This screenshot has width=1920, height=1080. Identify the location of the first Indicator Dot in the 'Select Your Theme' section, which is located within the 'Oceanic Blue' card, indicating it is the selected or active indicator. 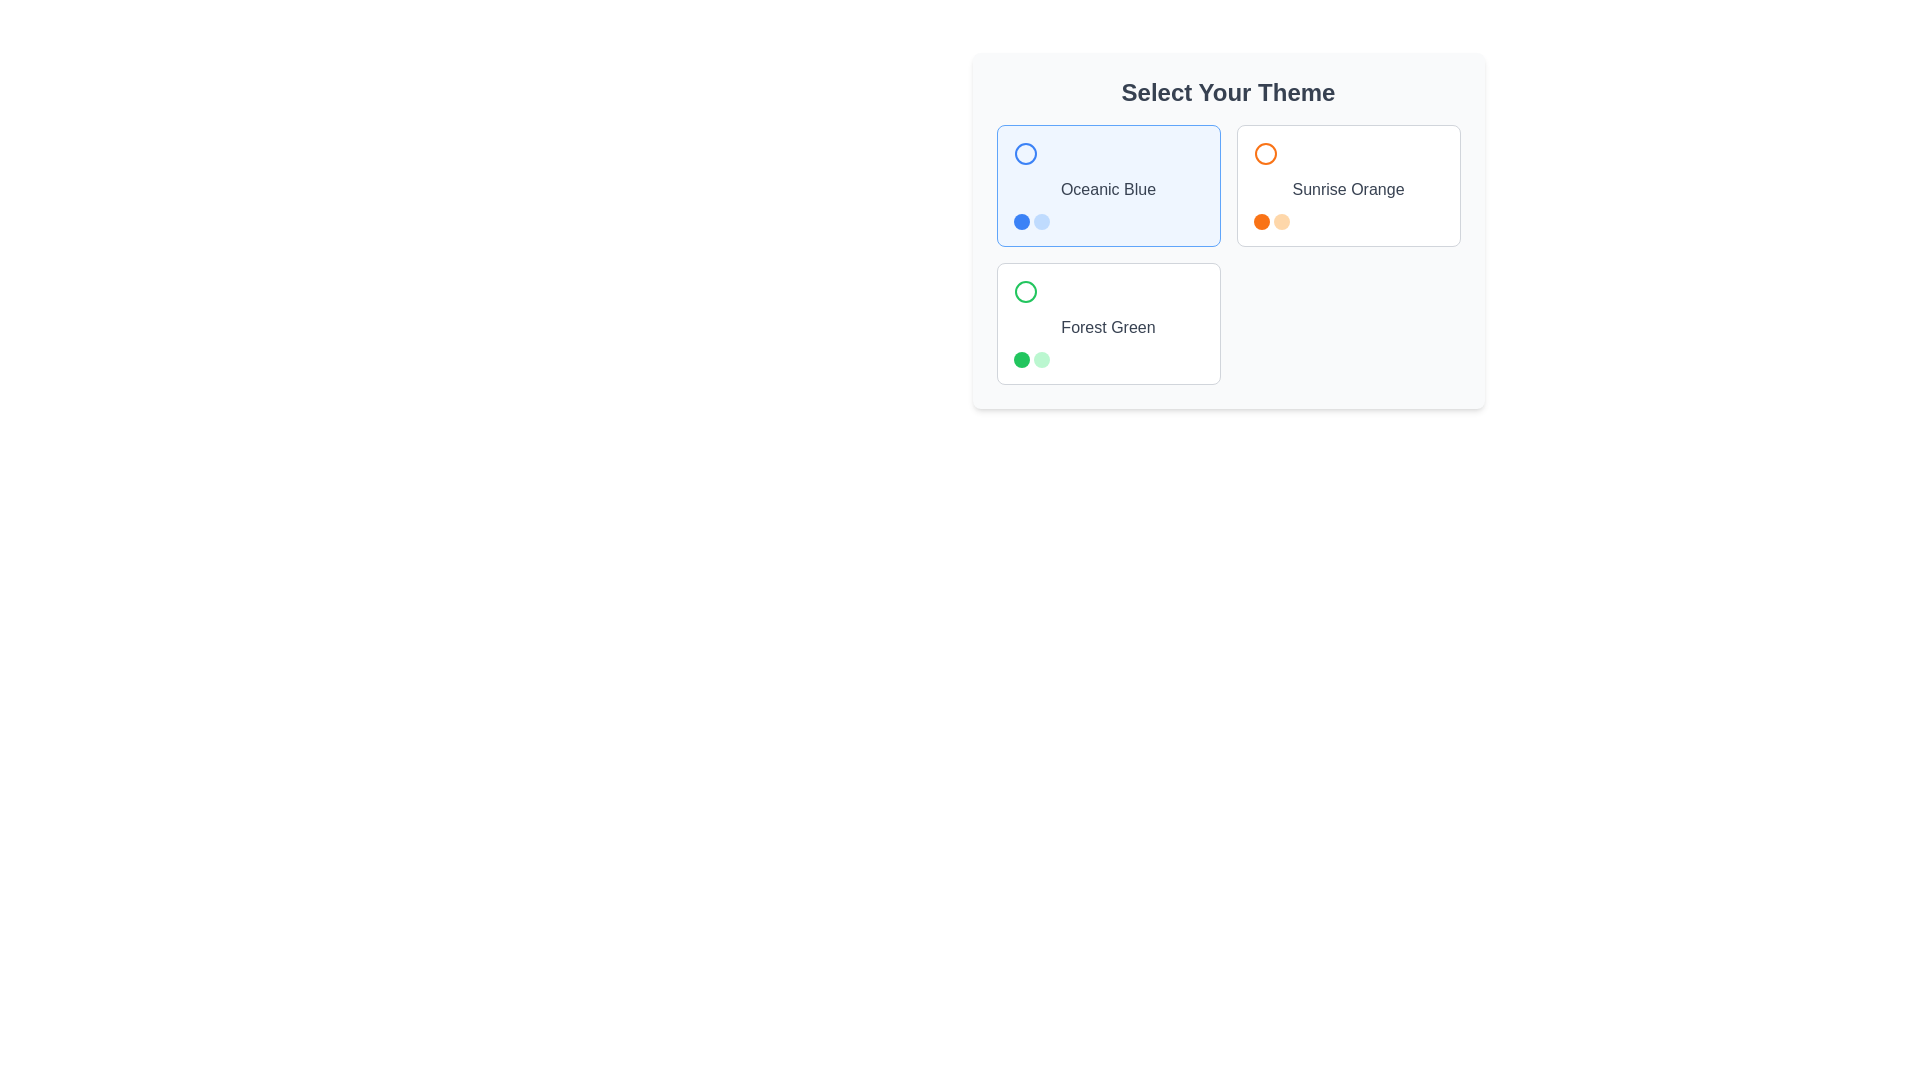
(1021, 222).